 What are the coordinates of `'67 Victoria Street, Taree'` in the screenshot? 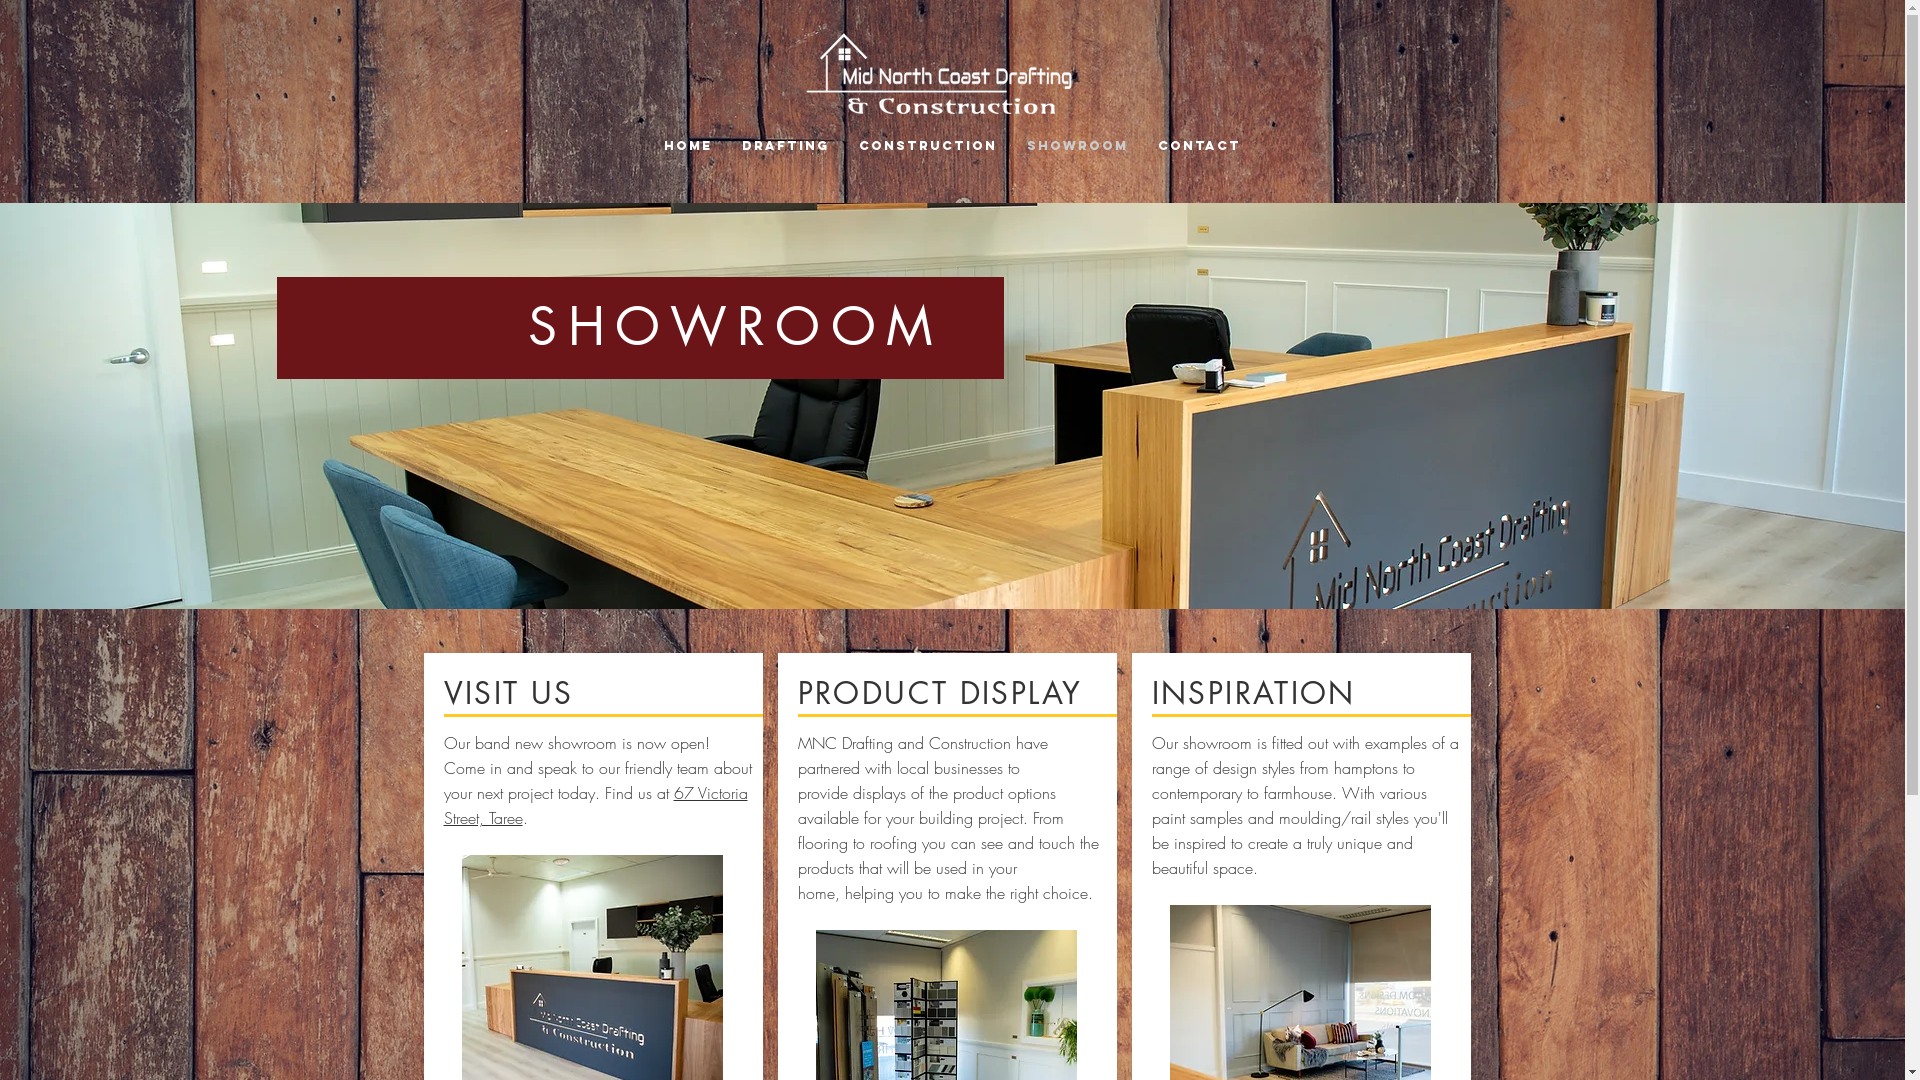 It's located at (594, 804).